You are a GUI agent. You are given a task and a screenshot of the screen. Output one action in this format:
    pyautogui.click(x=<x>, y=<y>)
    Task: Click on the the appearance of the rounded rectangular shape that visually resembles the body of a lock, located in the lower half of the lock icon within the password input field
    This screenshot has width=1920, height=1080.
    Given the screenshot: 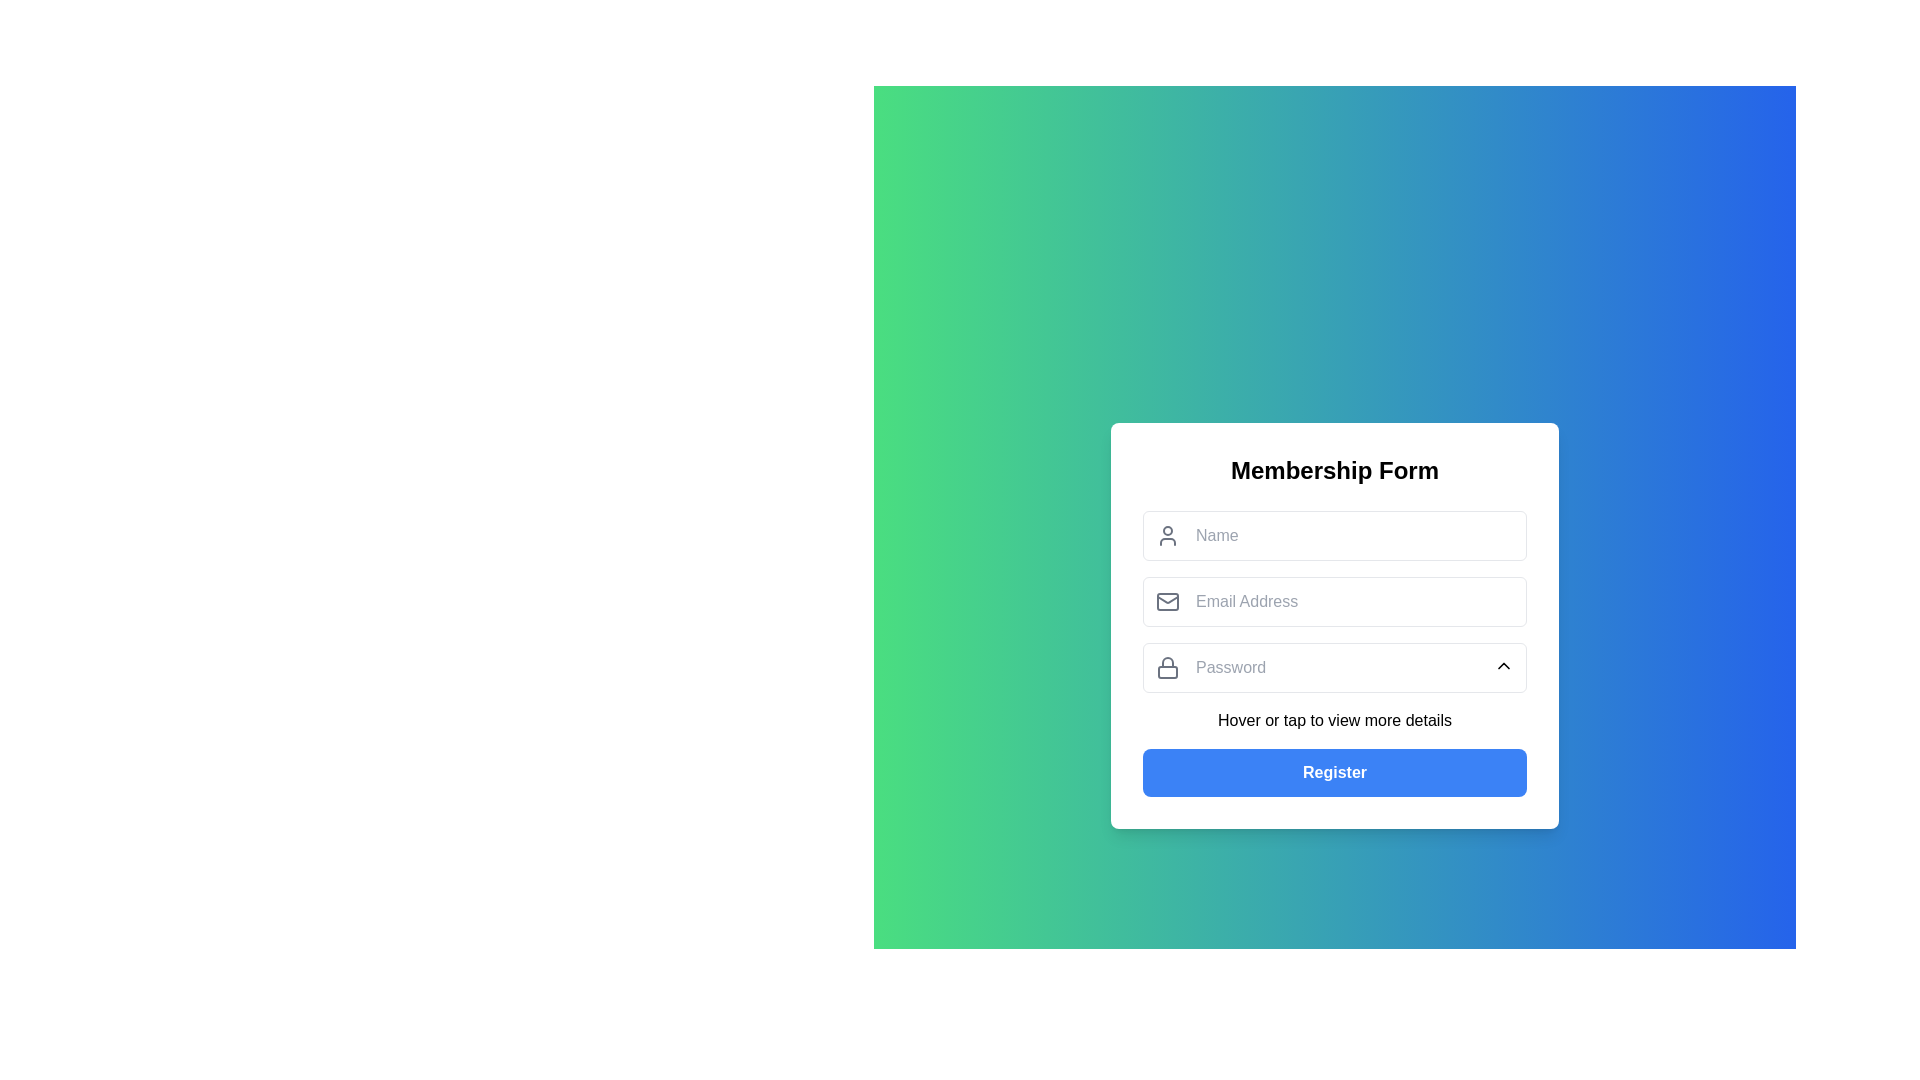 What is the action you would take?
    pyautogui.click(x=1167, y=672)
    